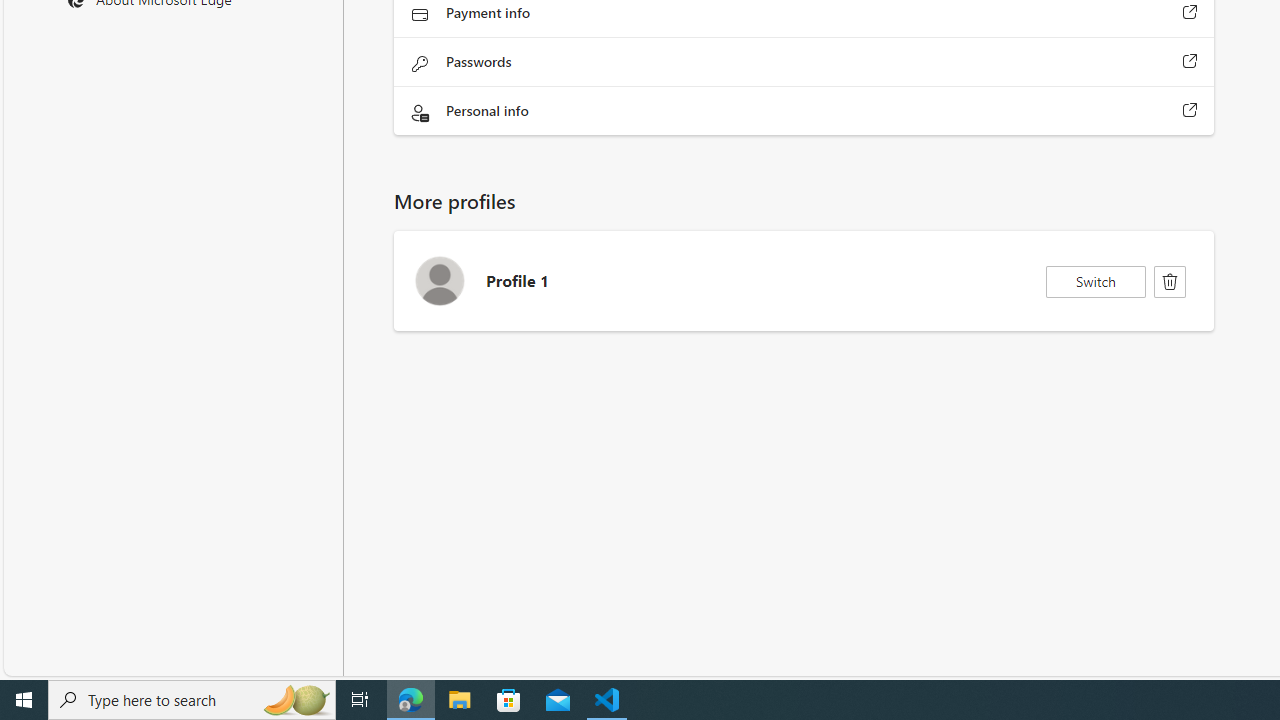 This screenshot has height=720, width=1280. Describe the element at coordinates (803, 281) in the screenshot. I see `'Profile 1'` at that location.